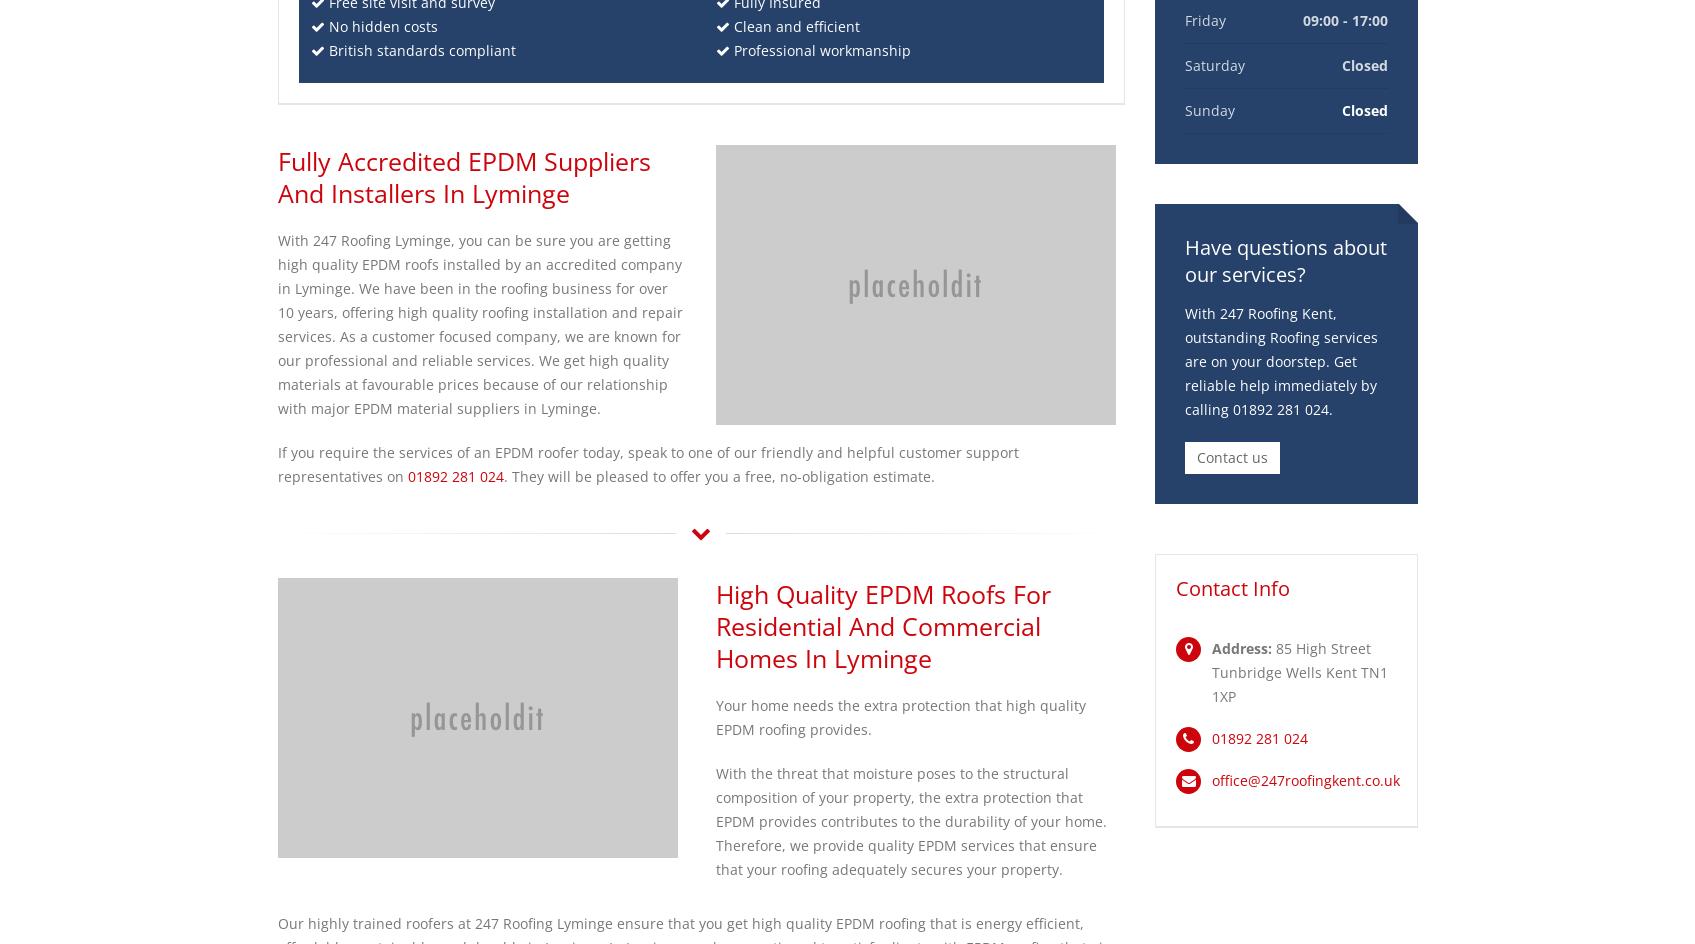 The height and width of the screenshot is (944, 1695). Describe the element at coordinates (1344, 20) in the screenshot. I see `'09:00 - 17:00'` at that location.